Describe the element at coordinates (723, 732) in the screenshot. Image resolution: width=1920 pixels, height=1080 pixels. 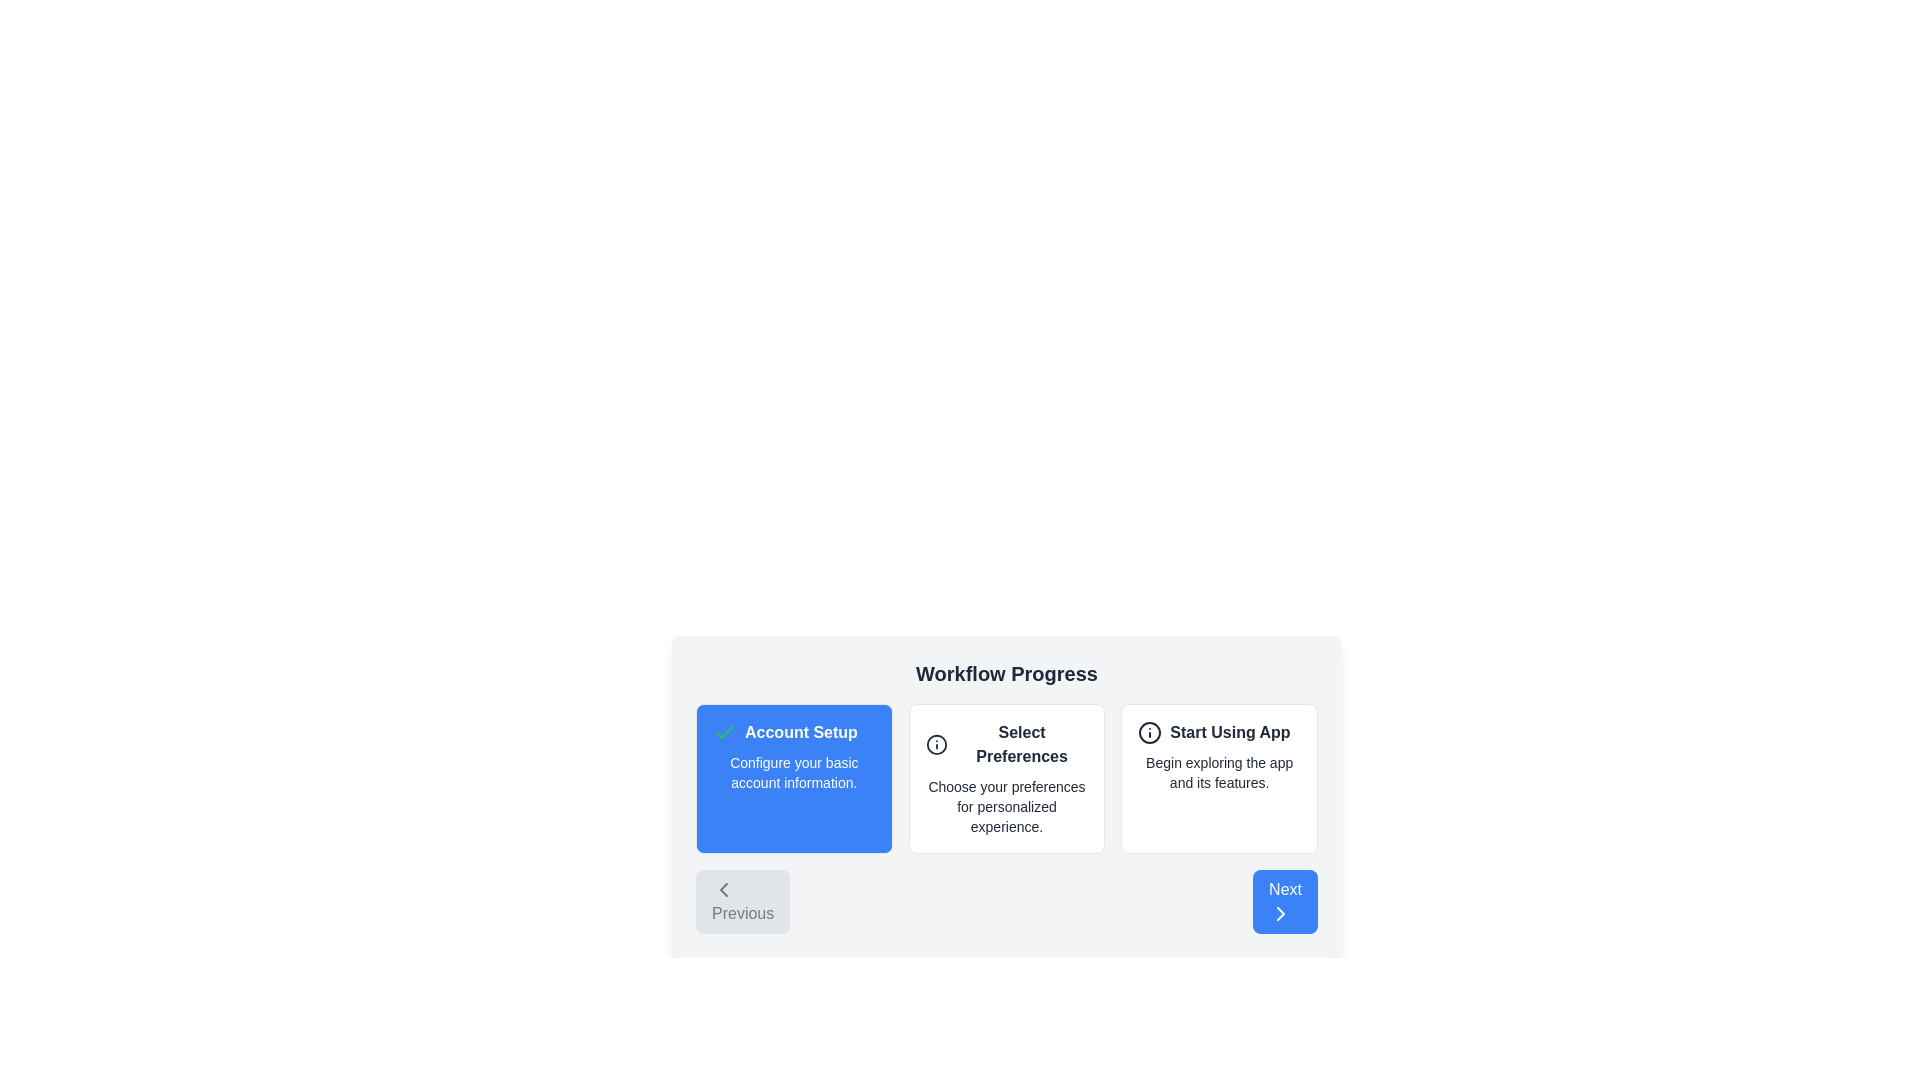
I see `the small green checkmark icon located within the 'Account Setup' card in the workflow progress interface` at that location.